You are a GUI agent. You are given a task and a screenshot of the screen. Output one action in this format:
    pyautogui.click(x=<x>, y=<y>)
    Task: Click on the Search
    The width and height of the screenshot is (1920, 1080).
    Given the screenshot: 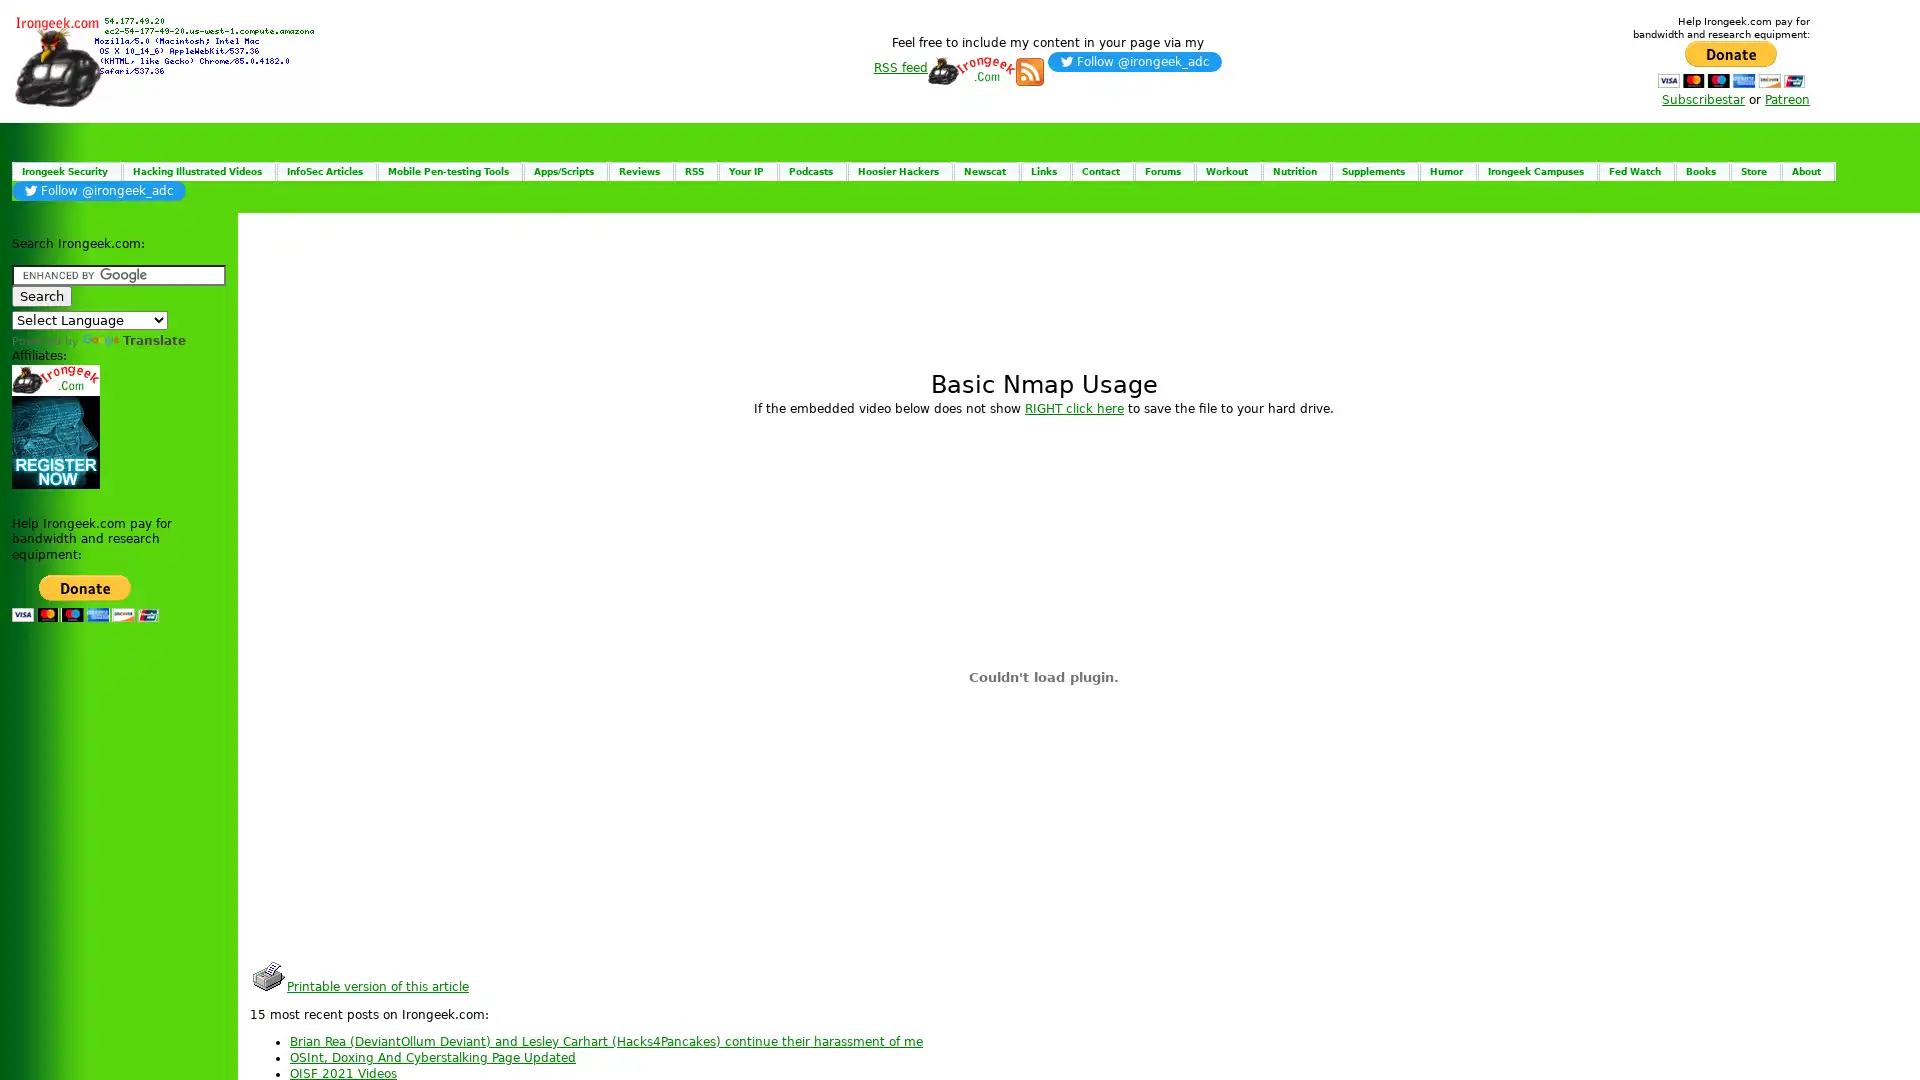 What is the action you would take?
    pyautogui.click(x=42, y=295)
    